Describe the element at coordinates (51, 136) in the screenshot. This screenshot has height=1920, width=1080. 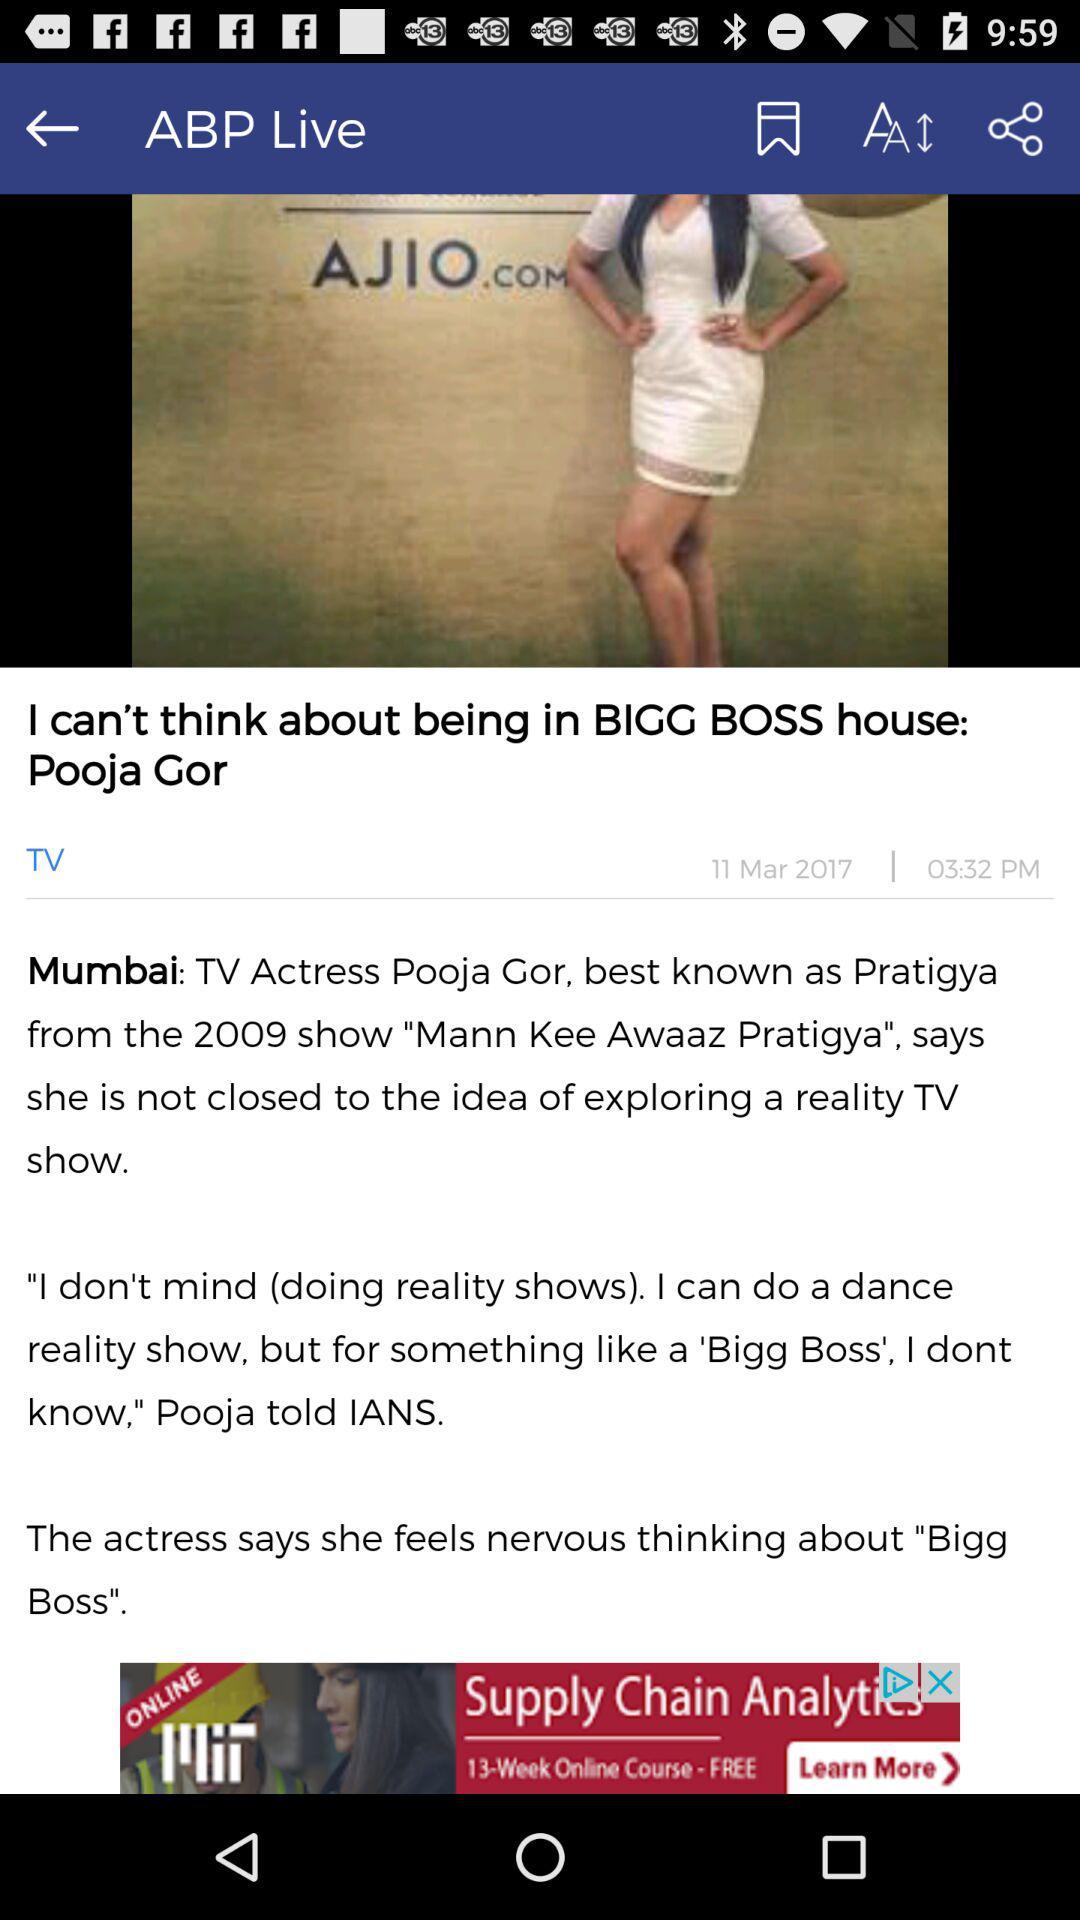
I see `the arrow_backward icon` at that location.